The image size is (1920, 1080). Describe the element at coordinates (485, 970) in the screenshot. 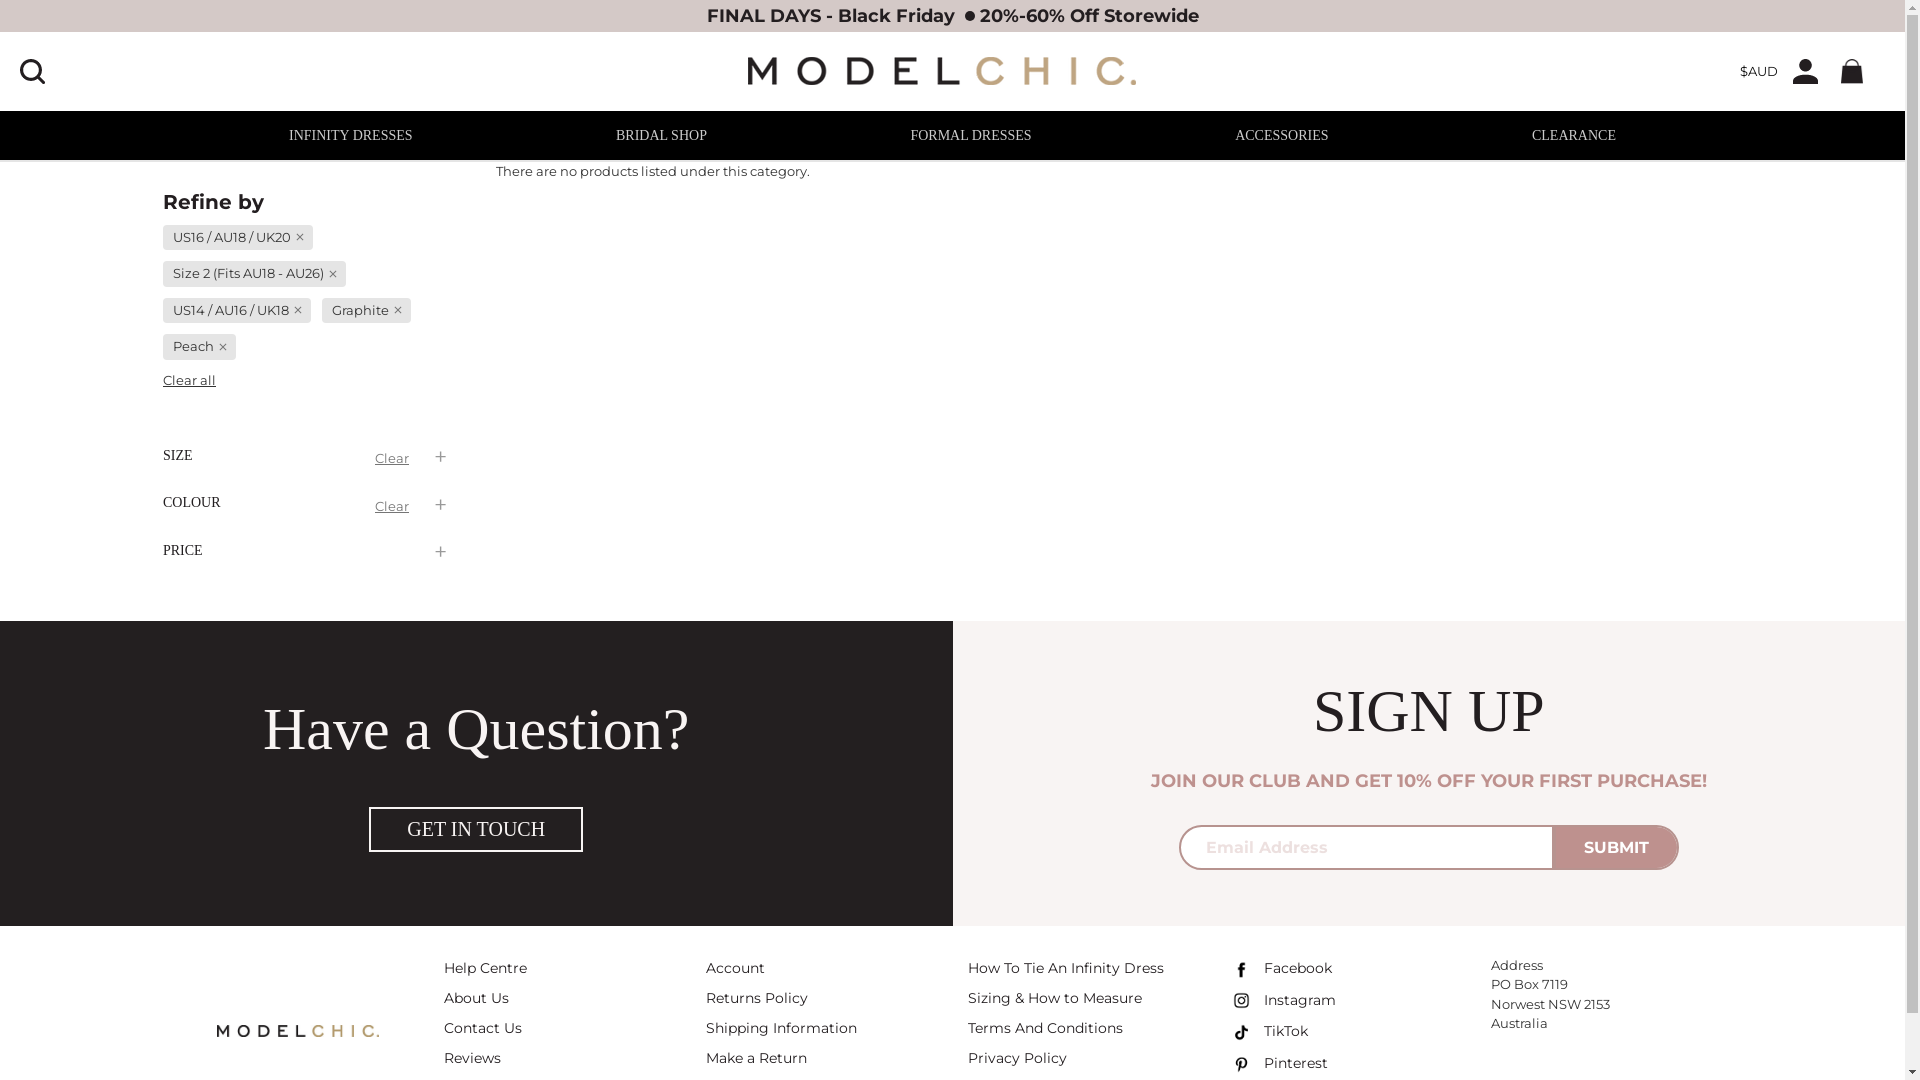

I see `'Help Centre'` at that location.